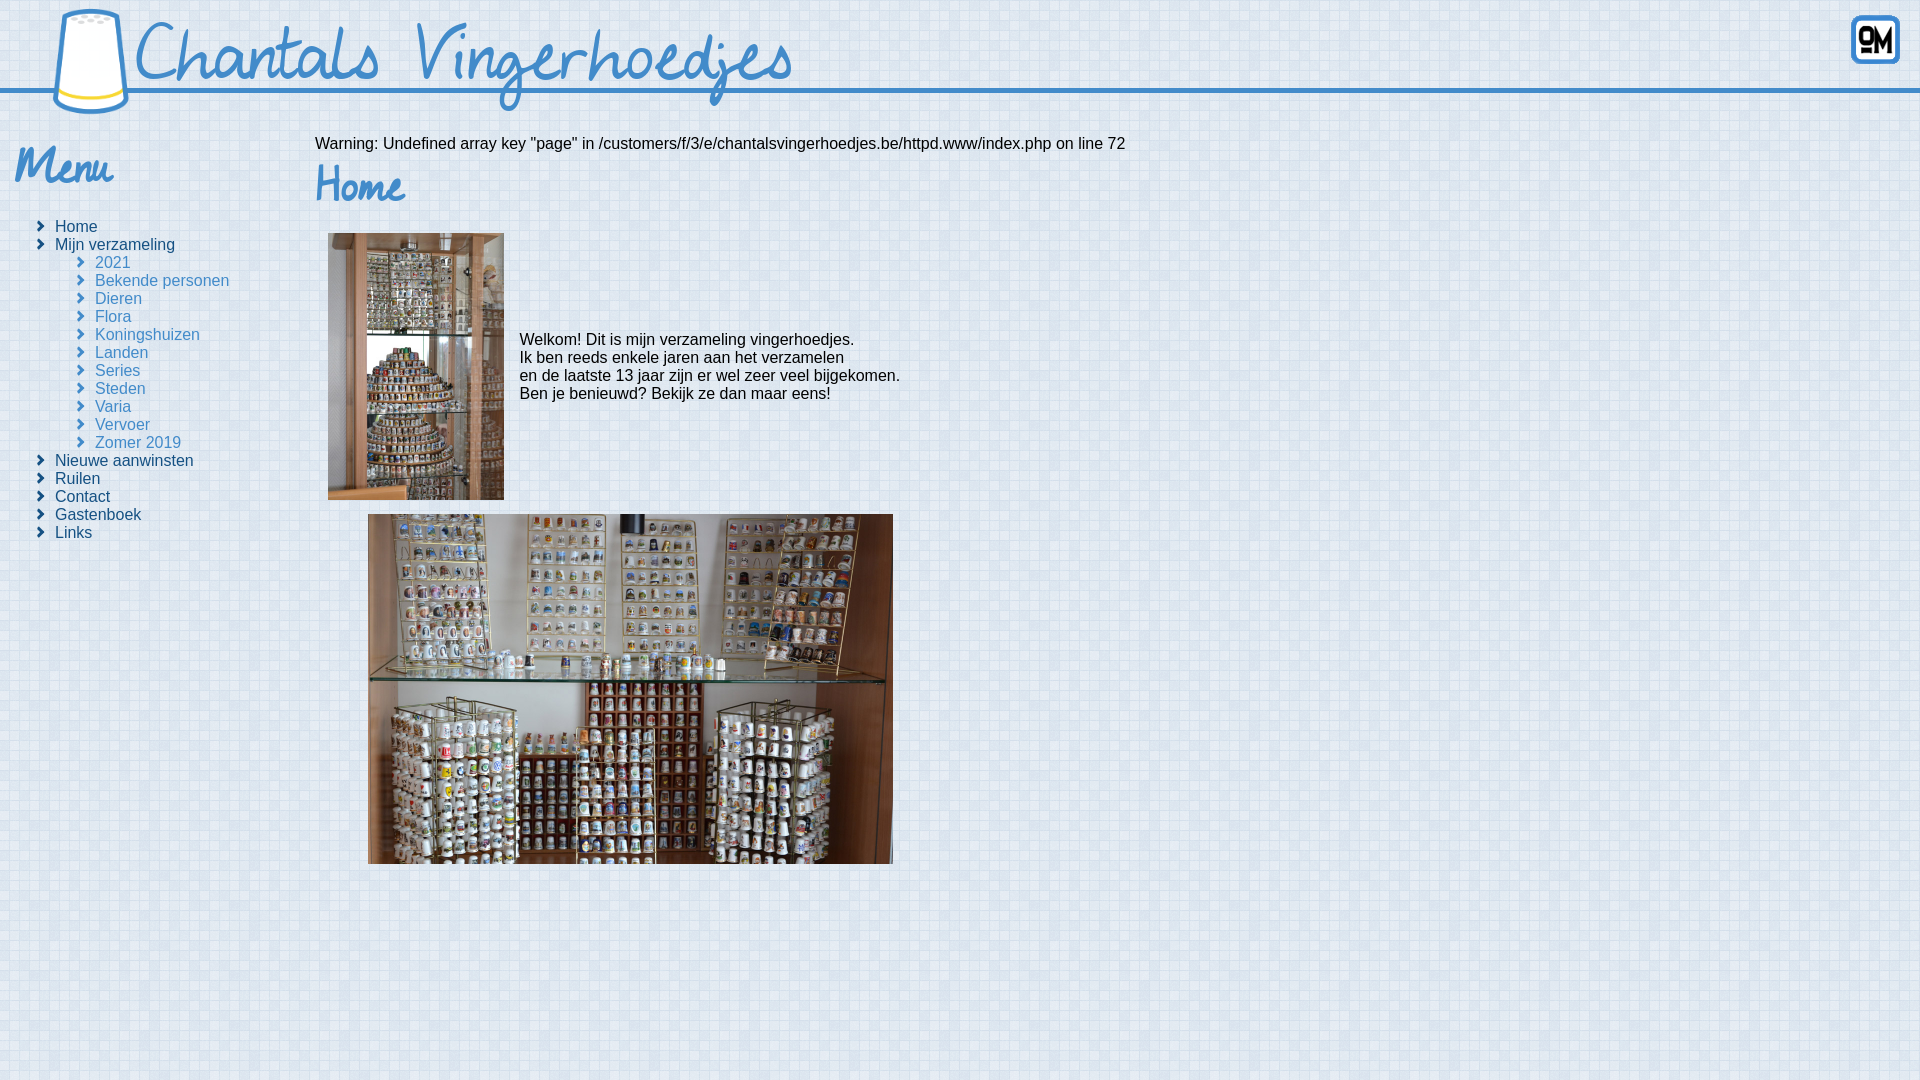  I want to click on 'Bekende personen', so click(190, 281).